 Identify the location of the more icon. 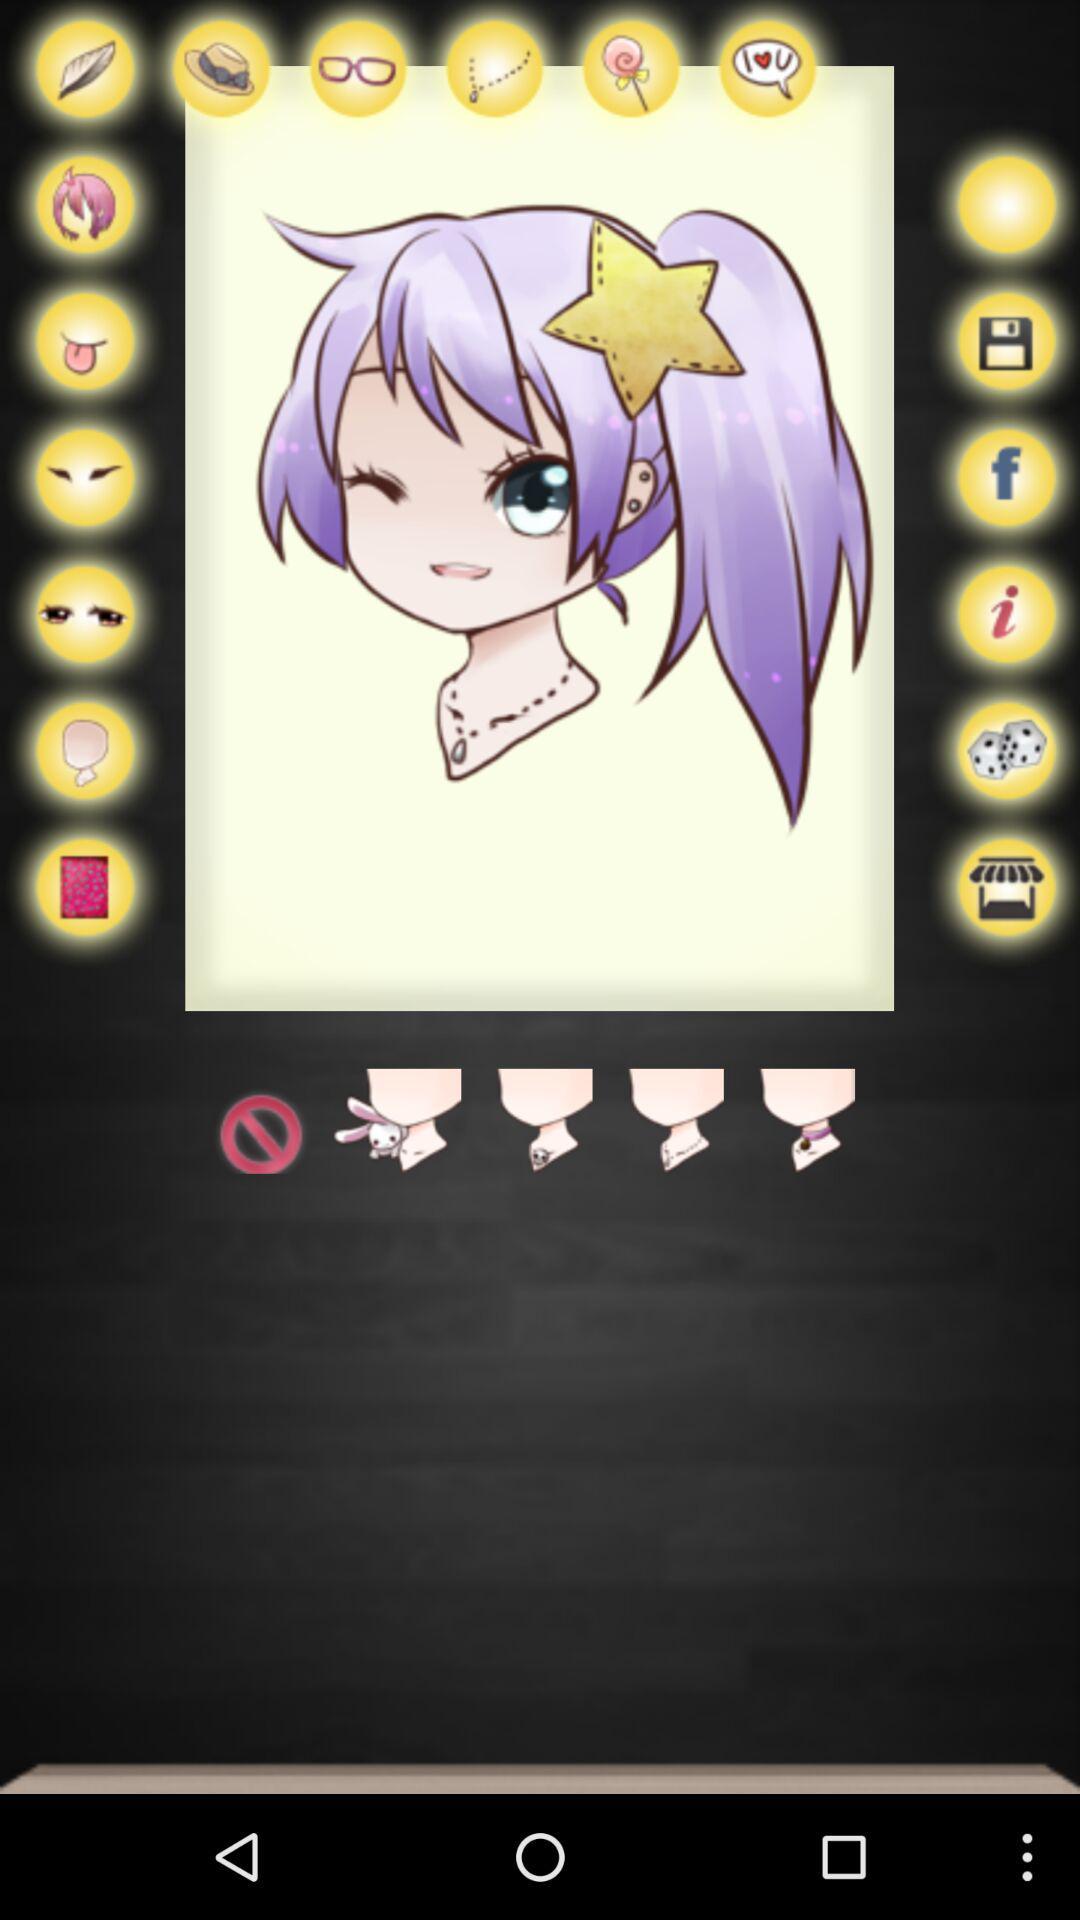
(83, 657).